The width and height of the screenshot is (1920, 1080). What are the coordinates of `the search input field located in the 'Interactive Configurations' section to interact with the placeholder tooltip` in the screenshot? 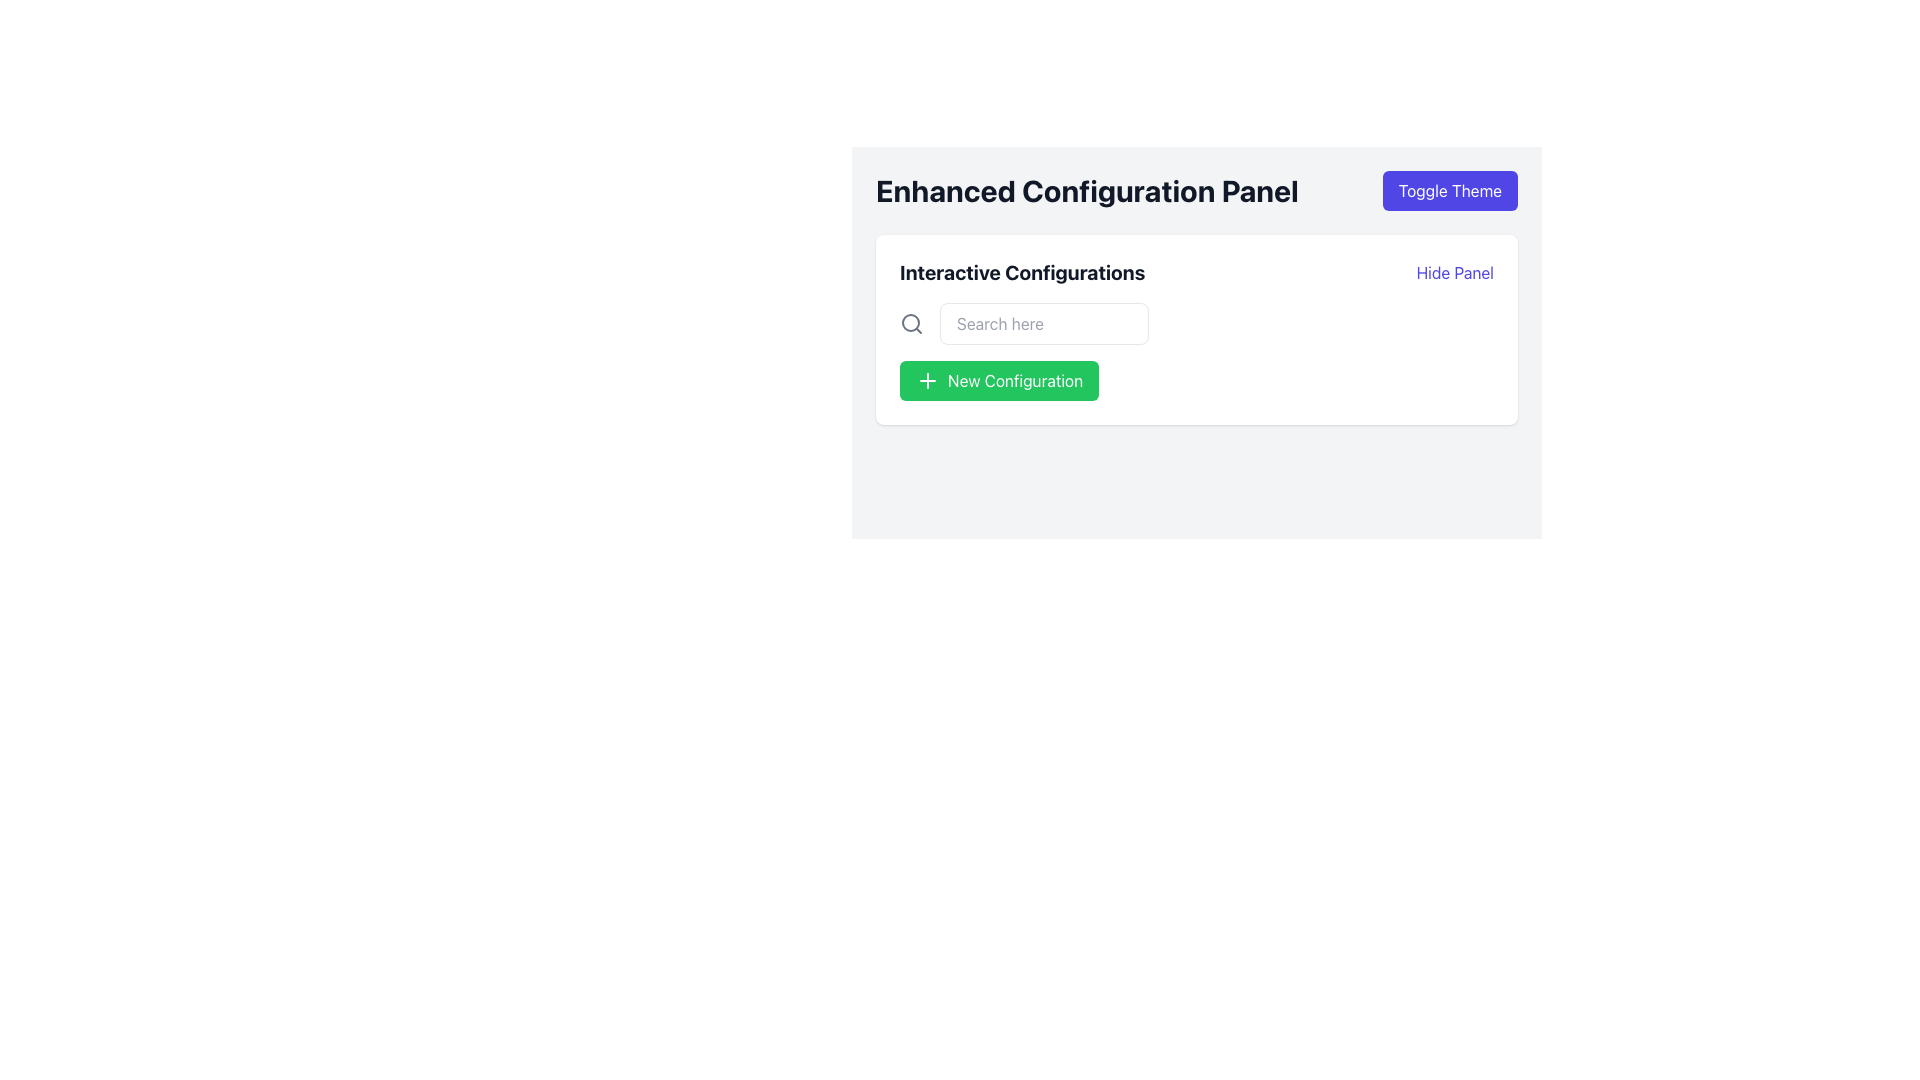 It's located at (1043, 323).